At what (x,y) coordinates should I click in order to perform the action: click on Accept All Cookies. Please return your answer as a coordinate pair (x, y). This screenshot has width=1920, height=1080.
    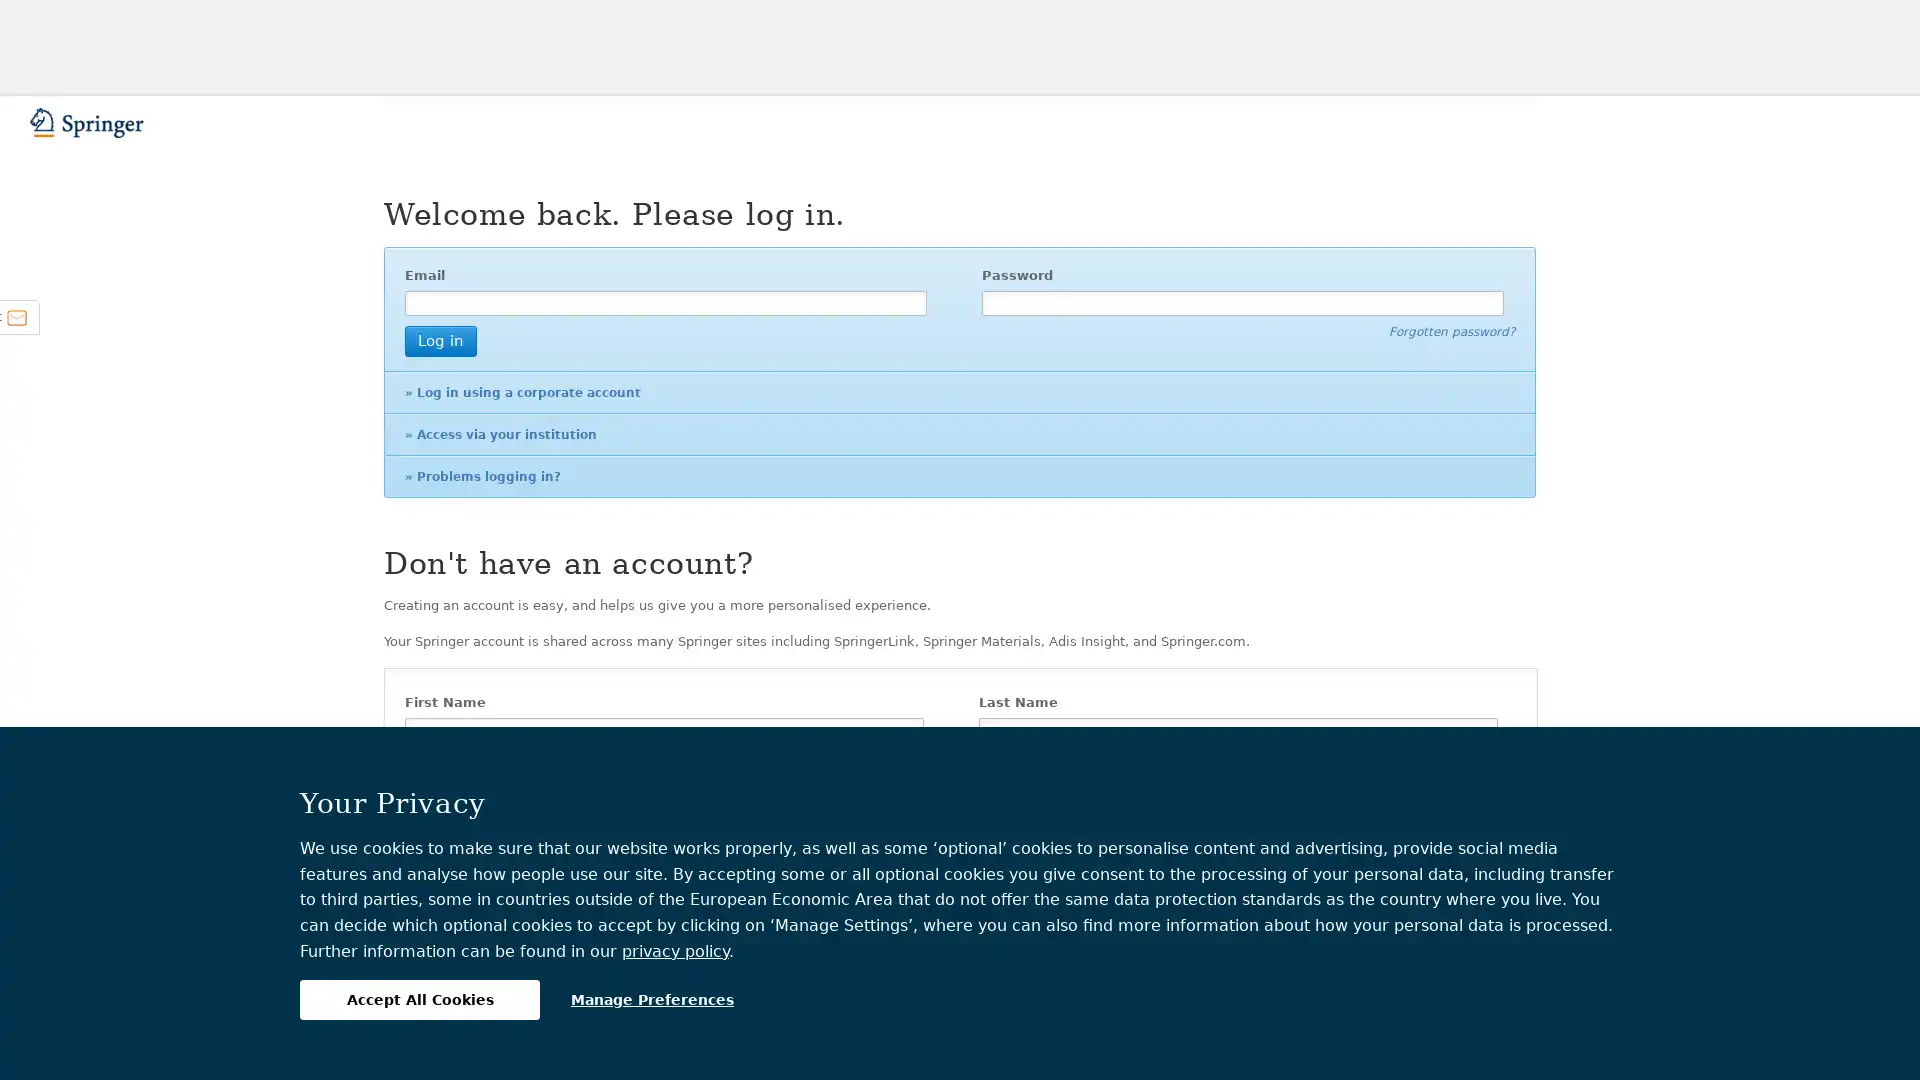
    Looking at the image, I should click on (419, 999).